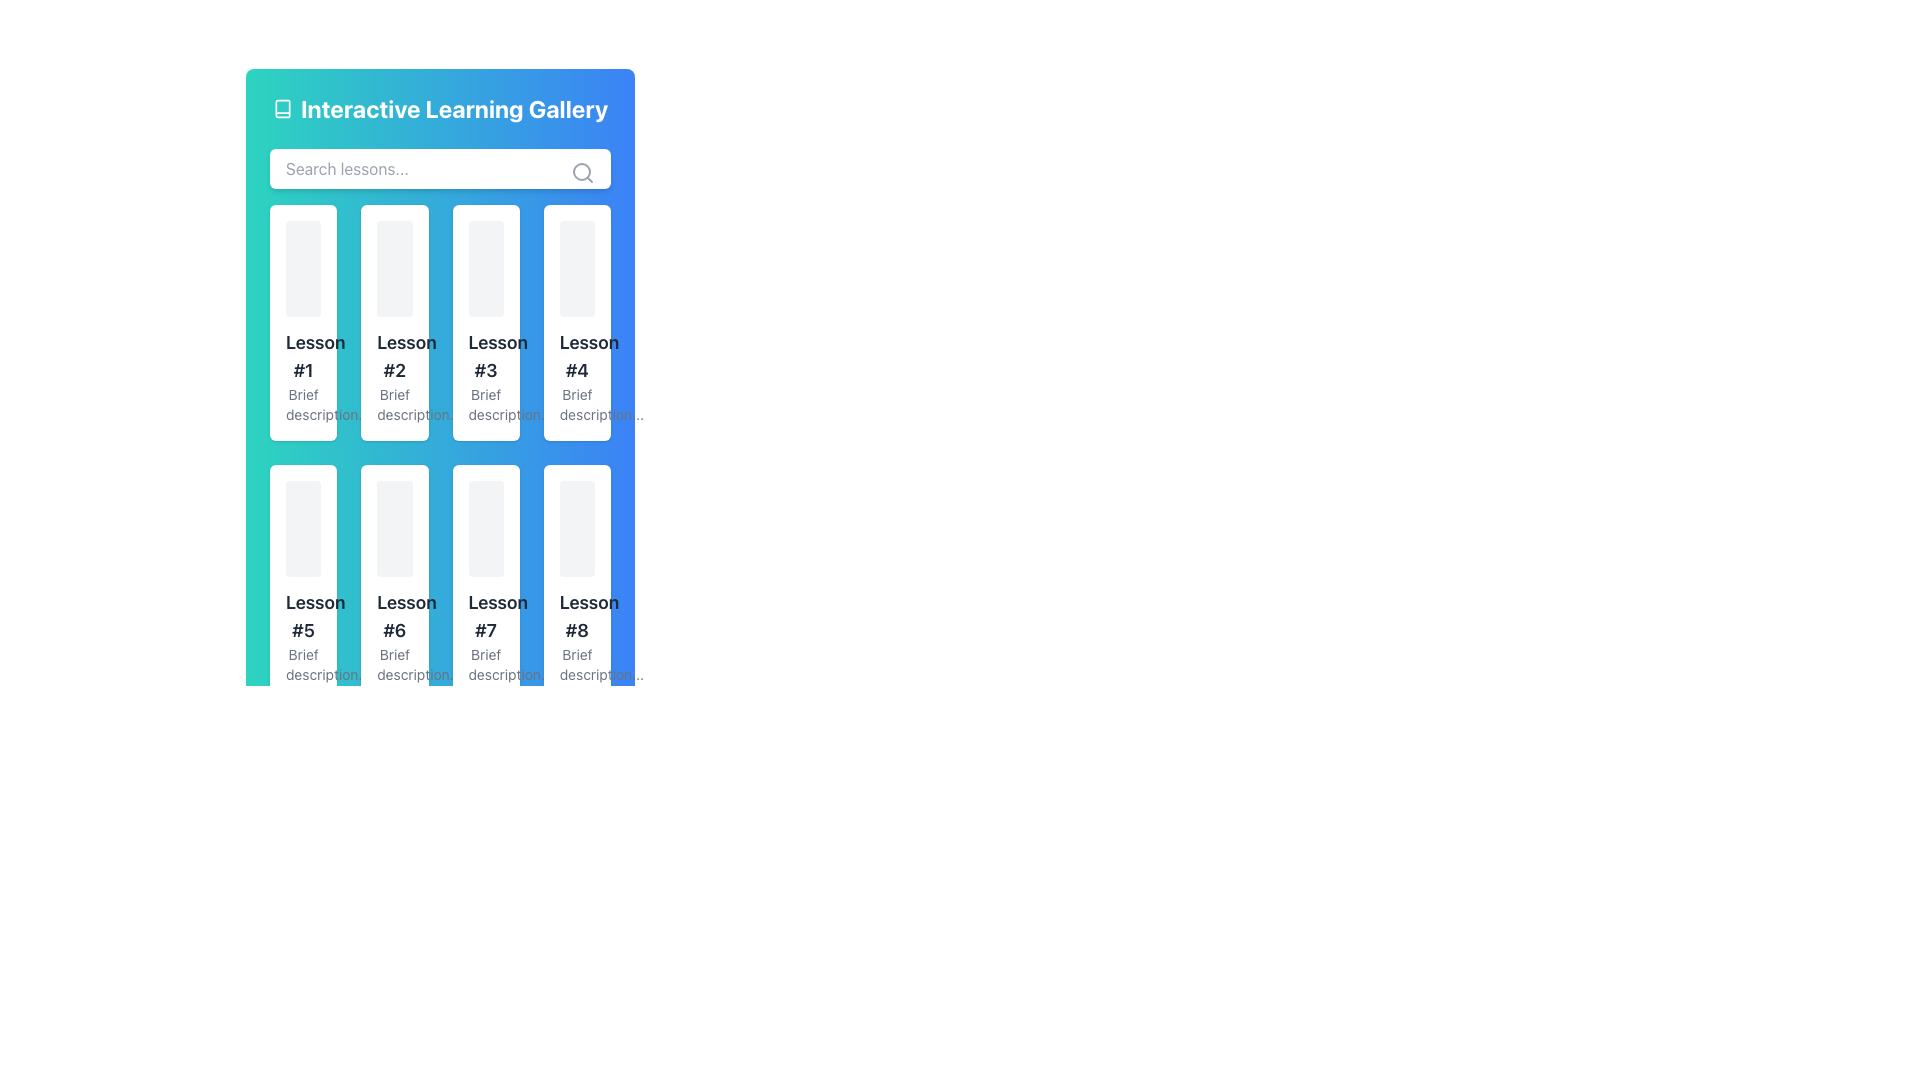 The image size is (1920, 1080). I want to click on the title text element 'Lesson #2' located in the second rectangular card of the interface, specifically in the first row's second column, so click(394, 356).